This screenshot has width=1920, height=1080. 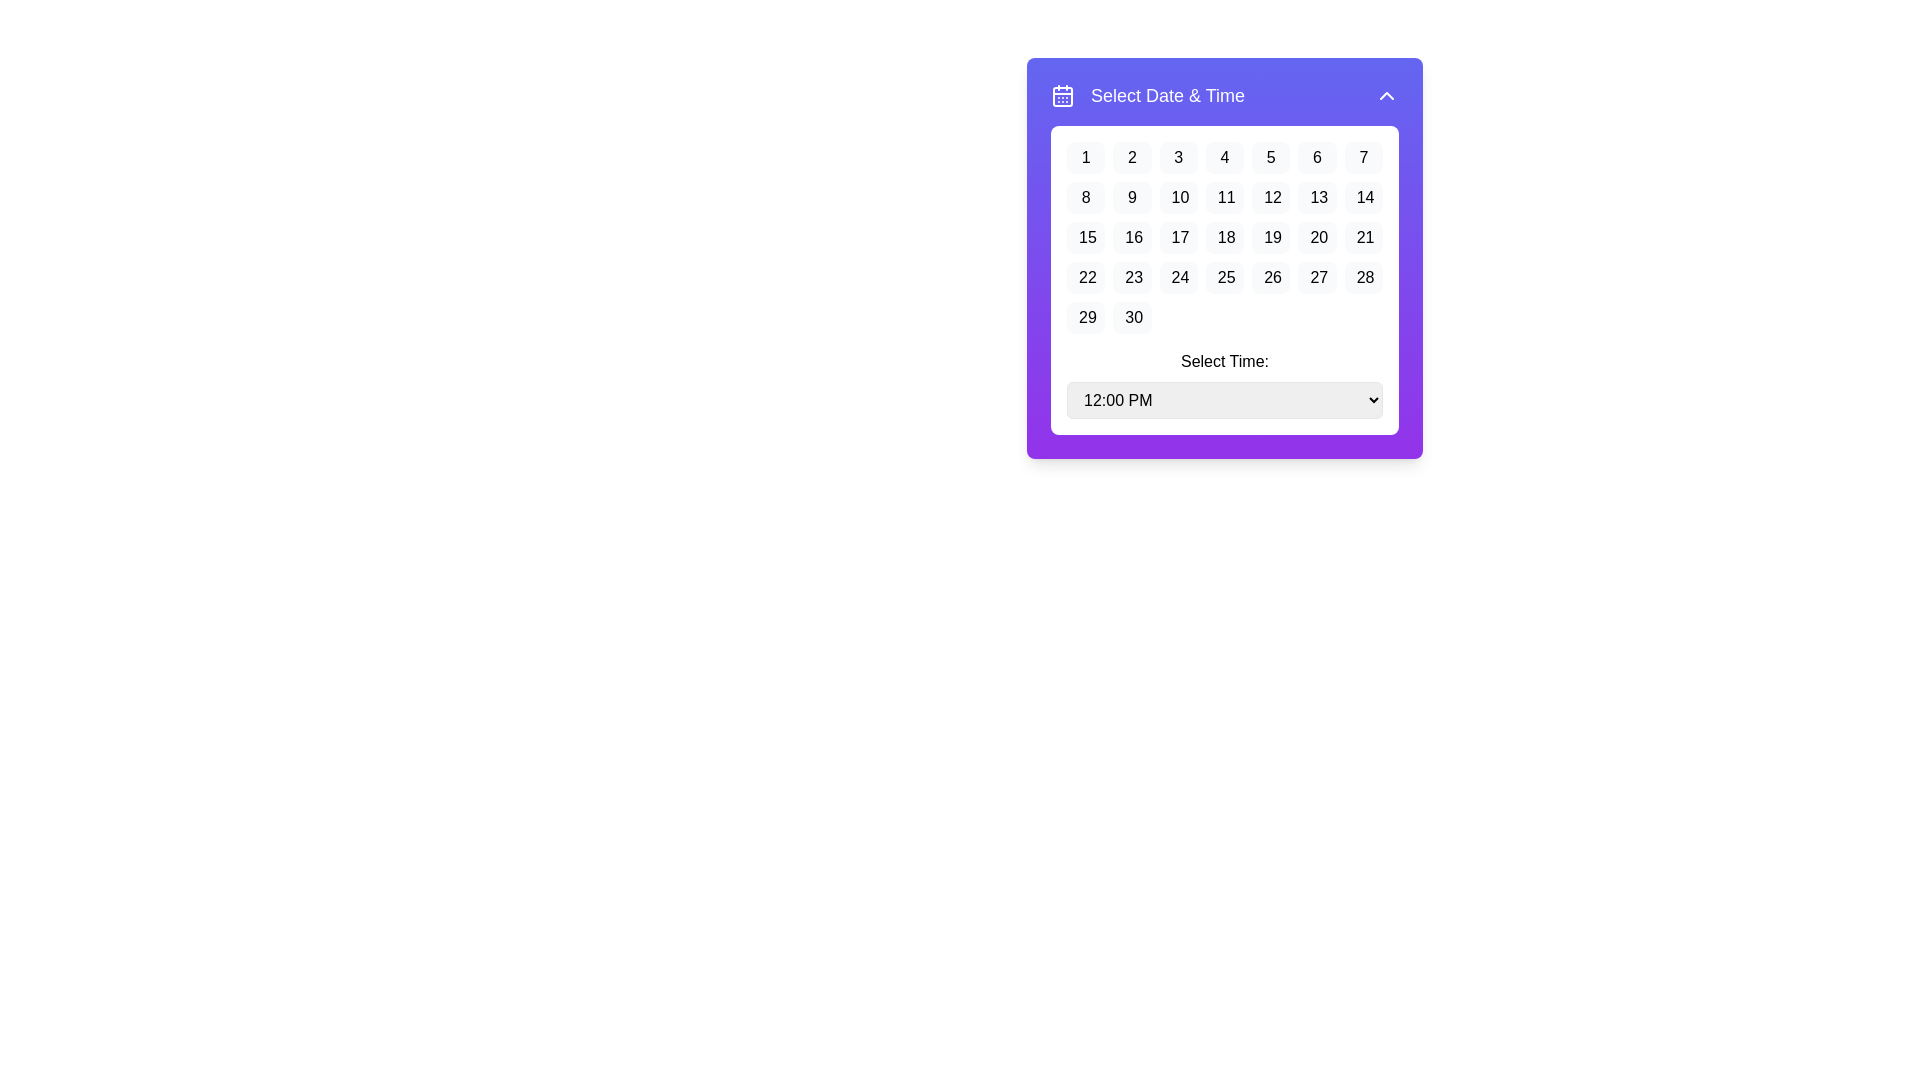 What do you see at coordinates (1132, 277) in the screenshot?
I see `the button representing the selectable date '23' in the calendar interface to change its background color` at bounding box center [1132, 277].